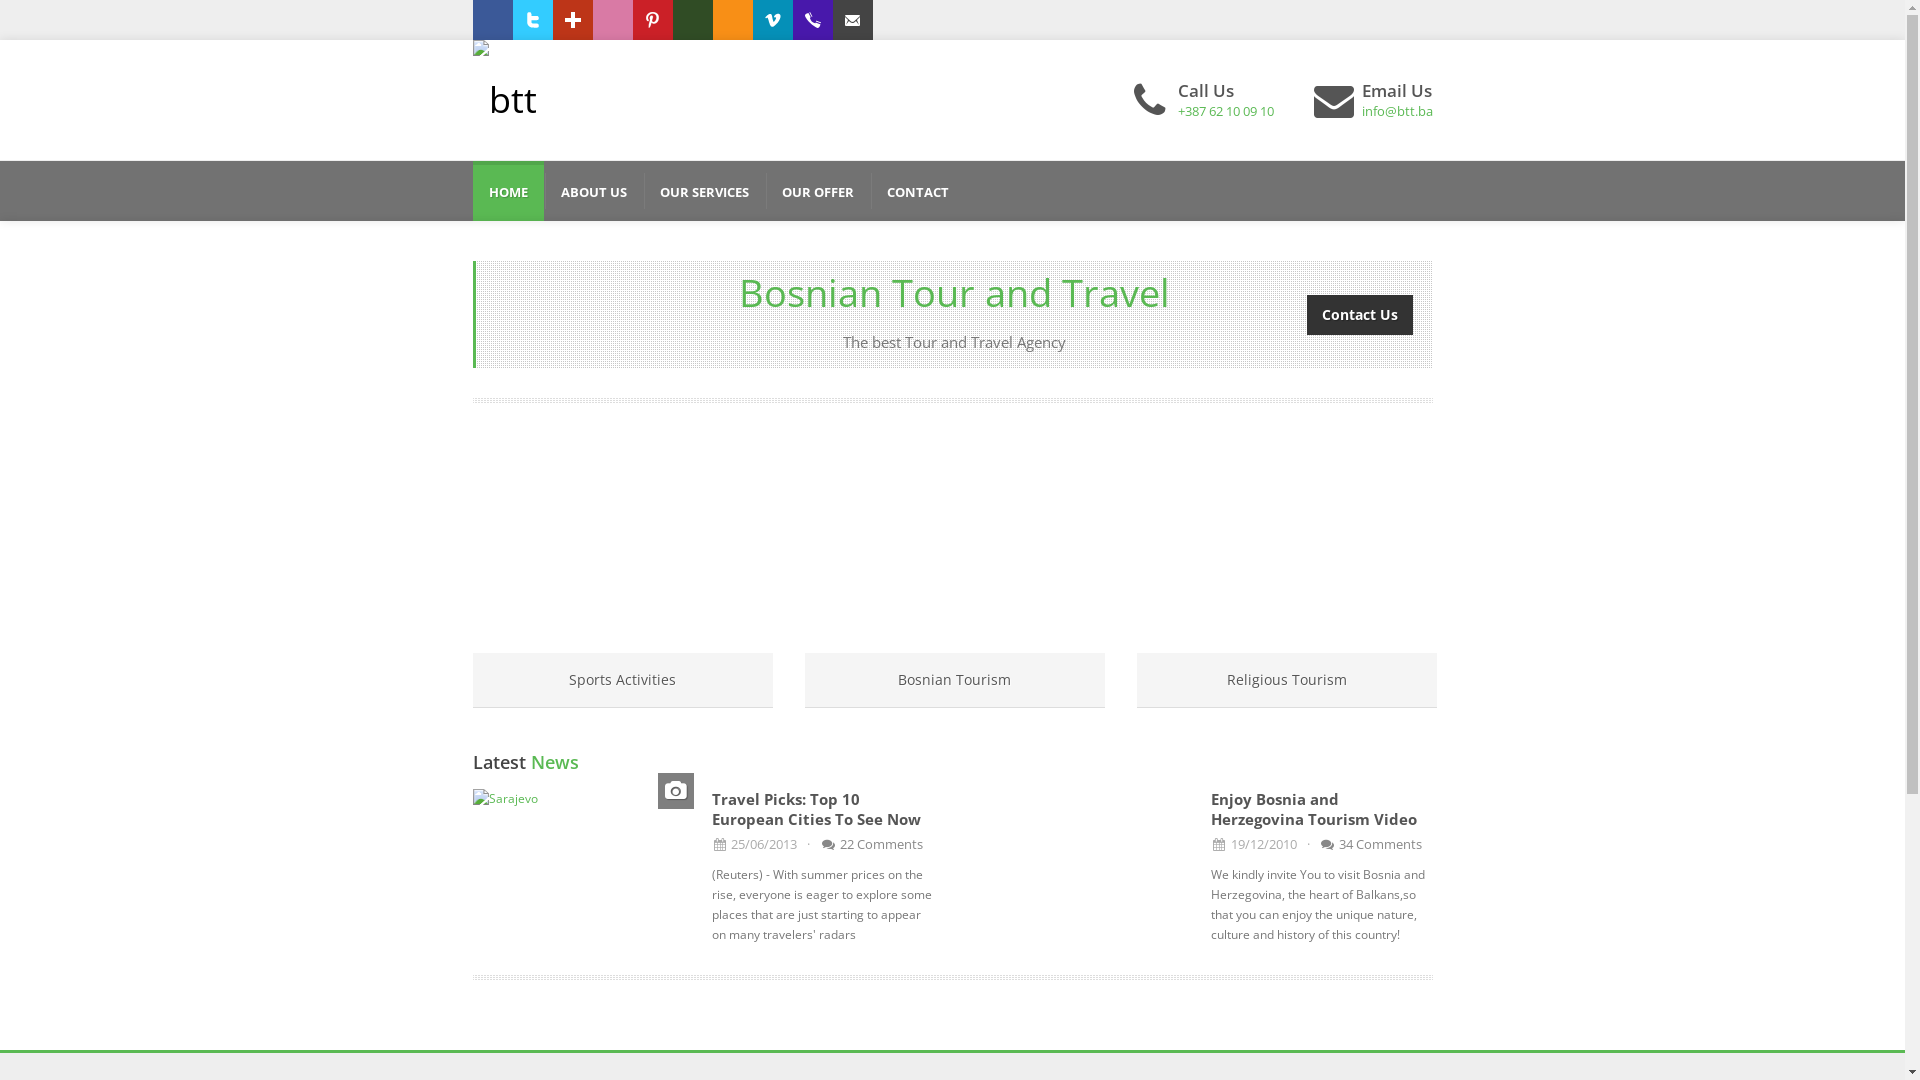  Describe the element at coordinates (621, 678) in the screenshot. I see `'Sports Activities'` at that location.